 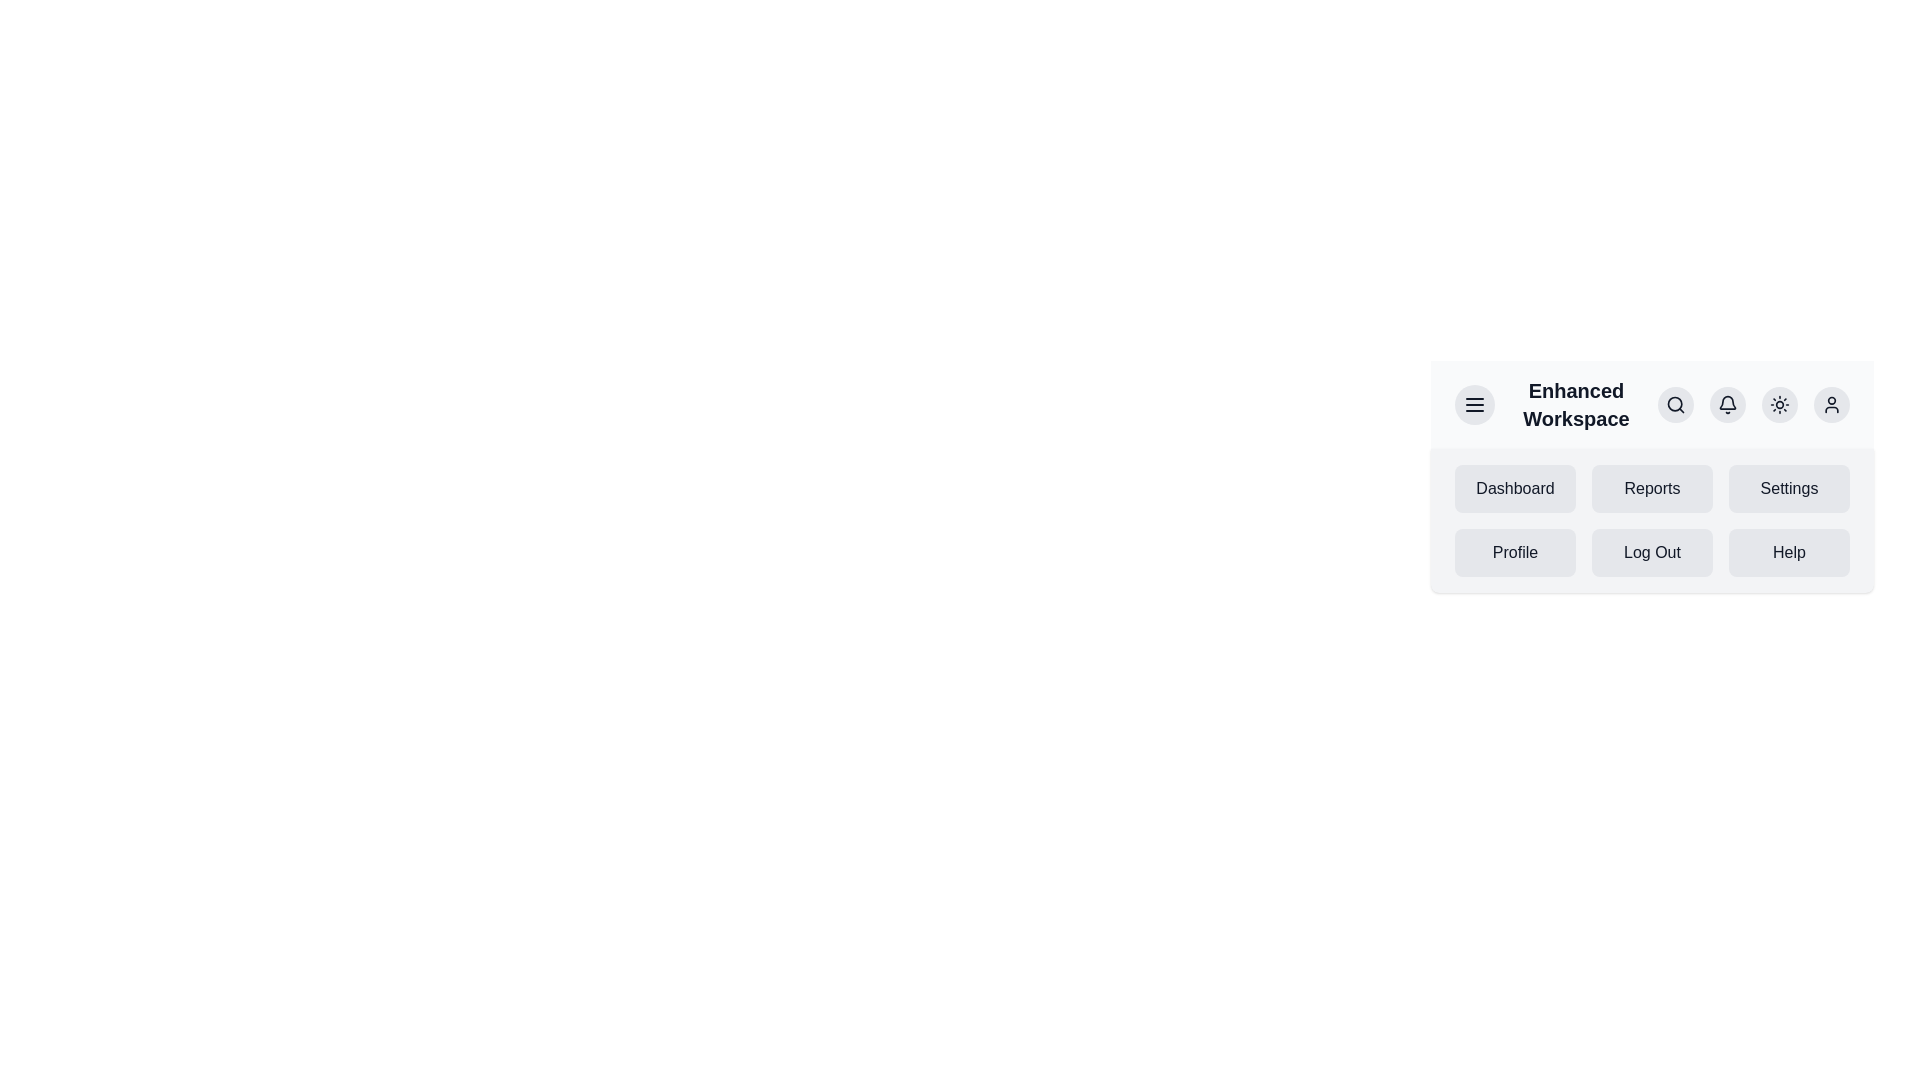 What do you see at coordinates (1789, 552) in the screenshot?
I see `the menu item Help by clicking on it` at bounding box center [1789, 552].